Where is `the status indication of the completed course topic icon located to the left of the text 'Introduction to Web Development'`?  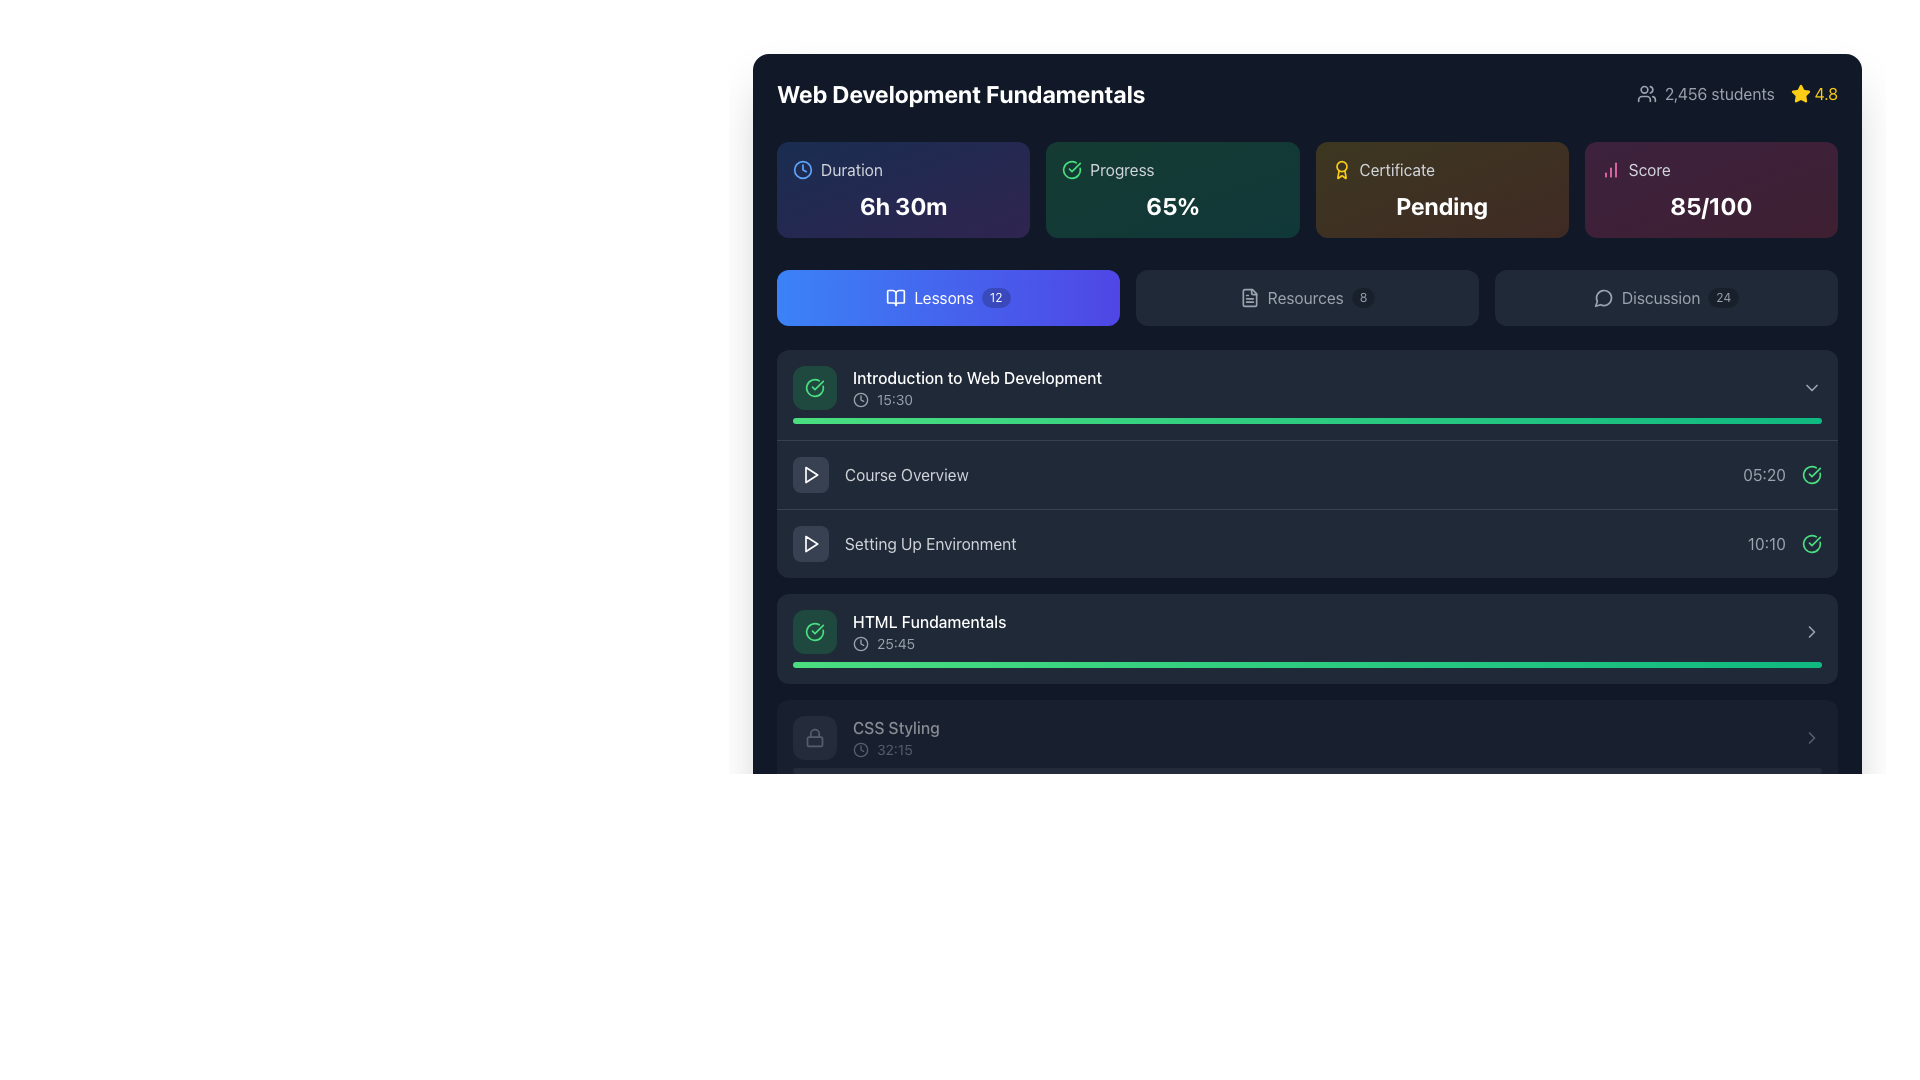
the status indication of the completed course topic icon located to the left of the text 'Introduction to Web Development' is located at coordinates (815, 388).